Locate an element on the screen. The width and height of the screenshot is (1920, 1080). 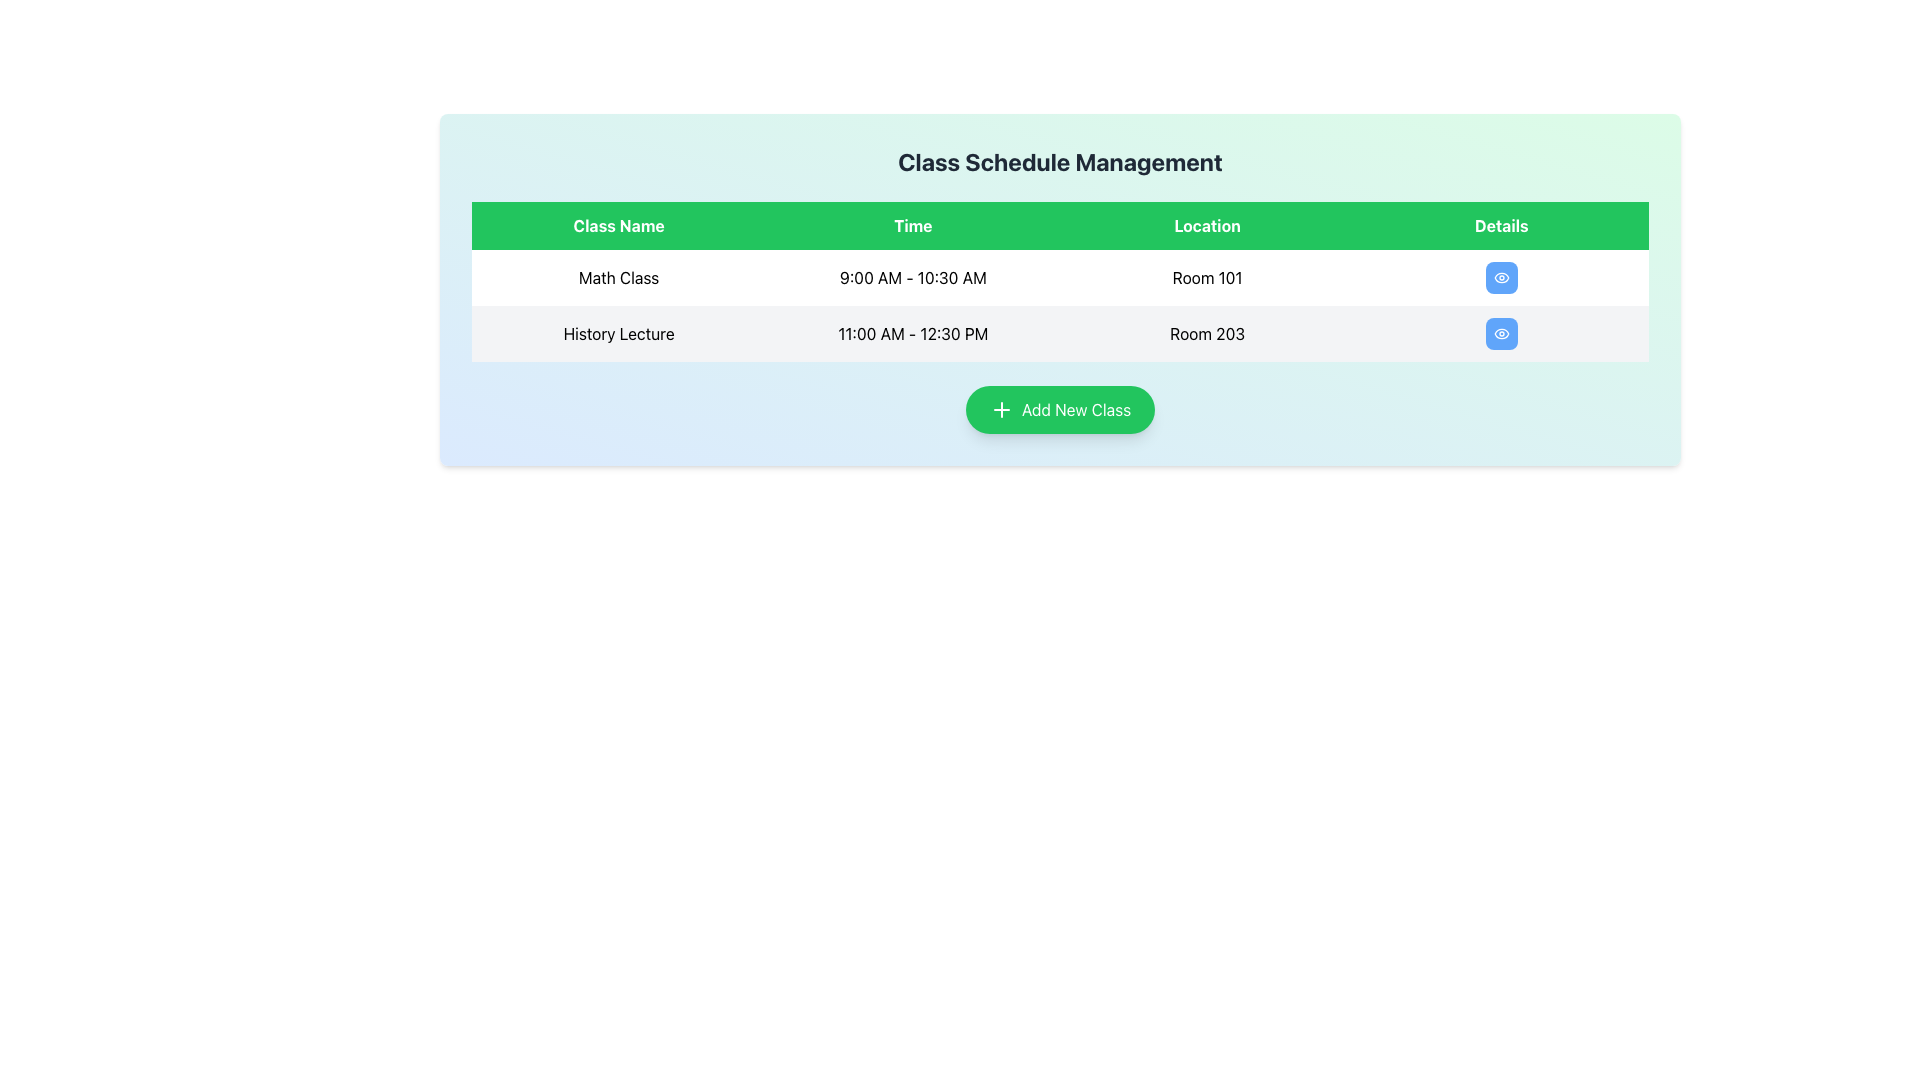
the 'Details' table header cell, which is the fourth cell in the header row of a table, positioned to the right of the 'Location' cell is located at coordinates (1501, 225).